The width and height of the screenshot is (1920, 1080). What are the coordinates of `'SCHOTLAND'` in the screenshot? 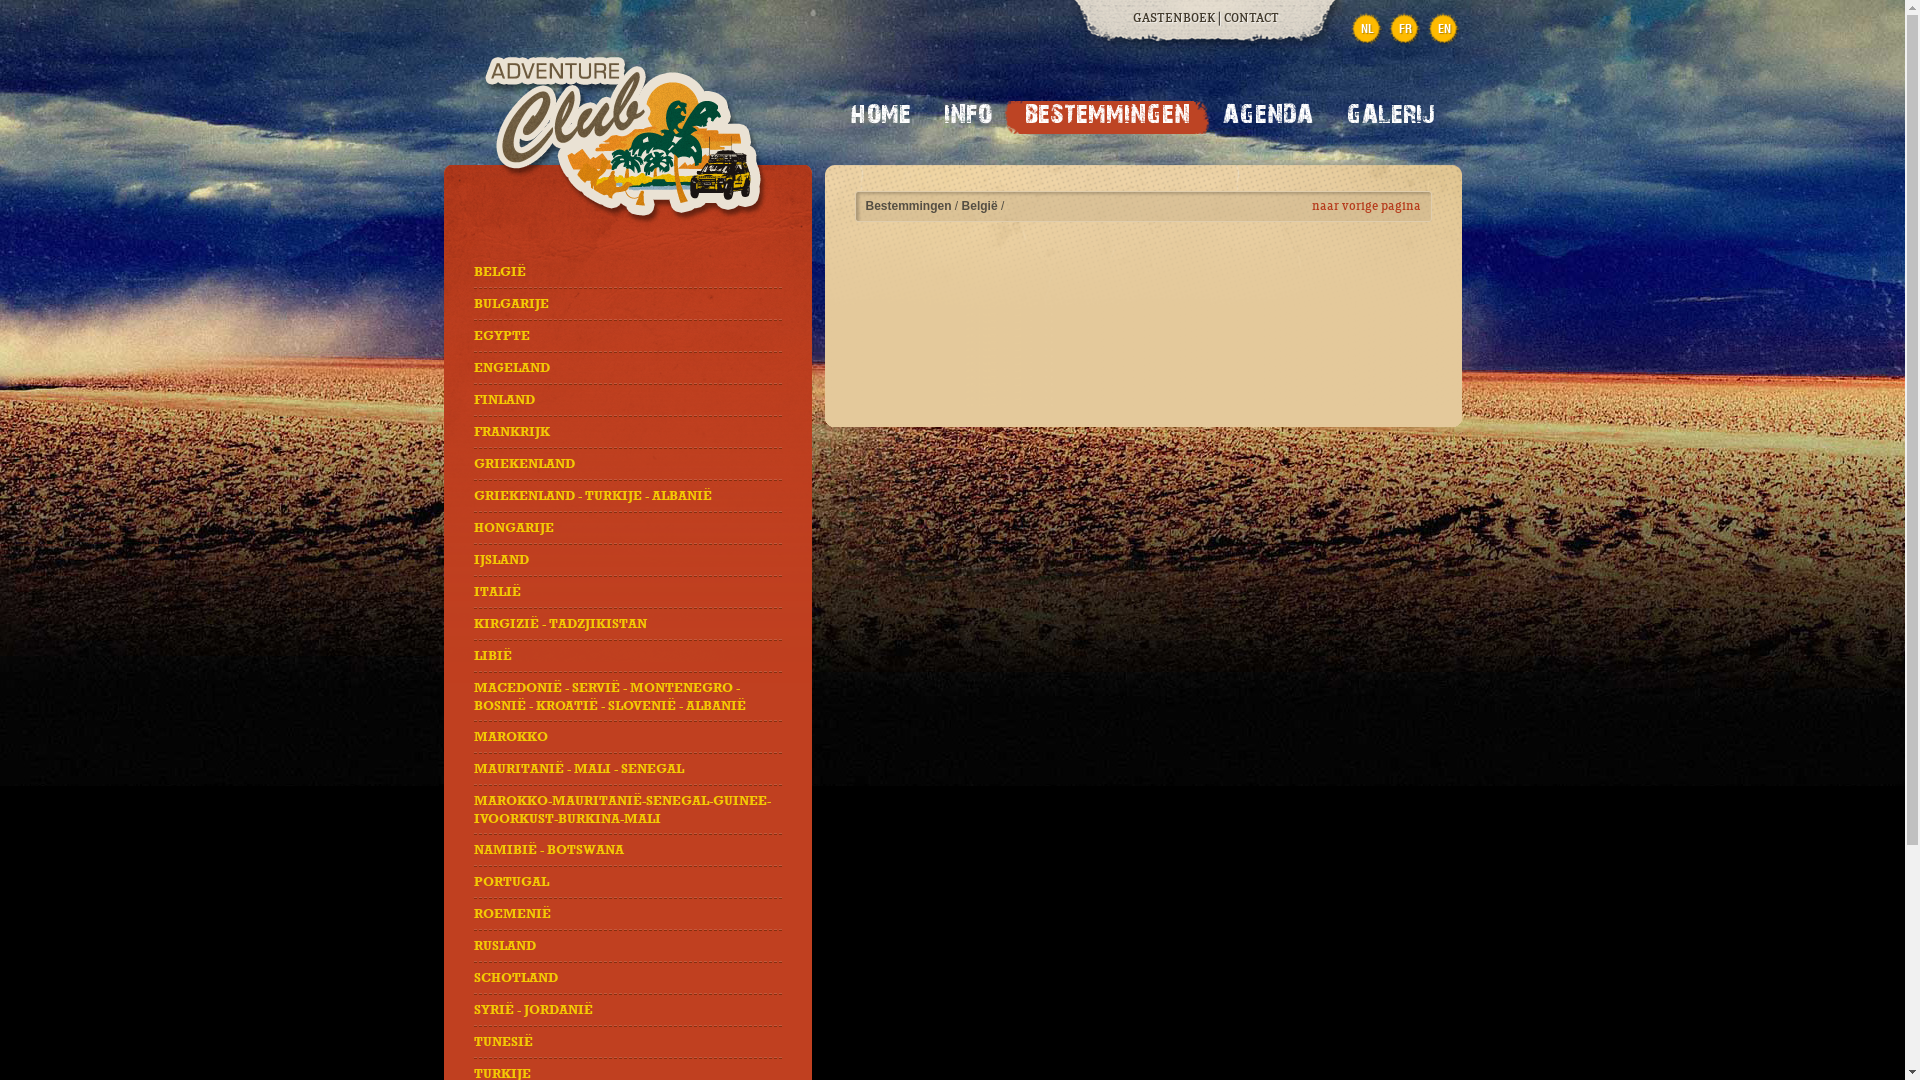 It's located at (516, 977).